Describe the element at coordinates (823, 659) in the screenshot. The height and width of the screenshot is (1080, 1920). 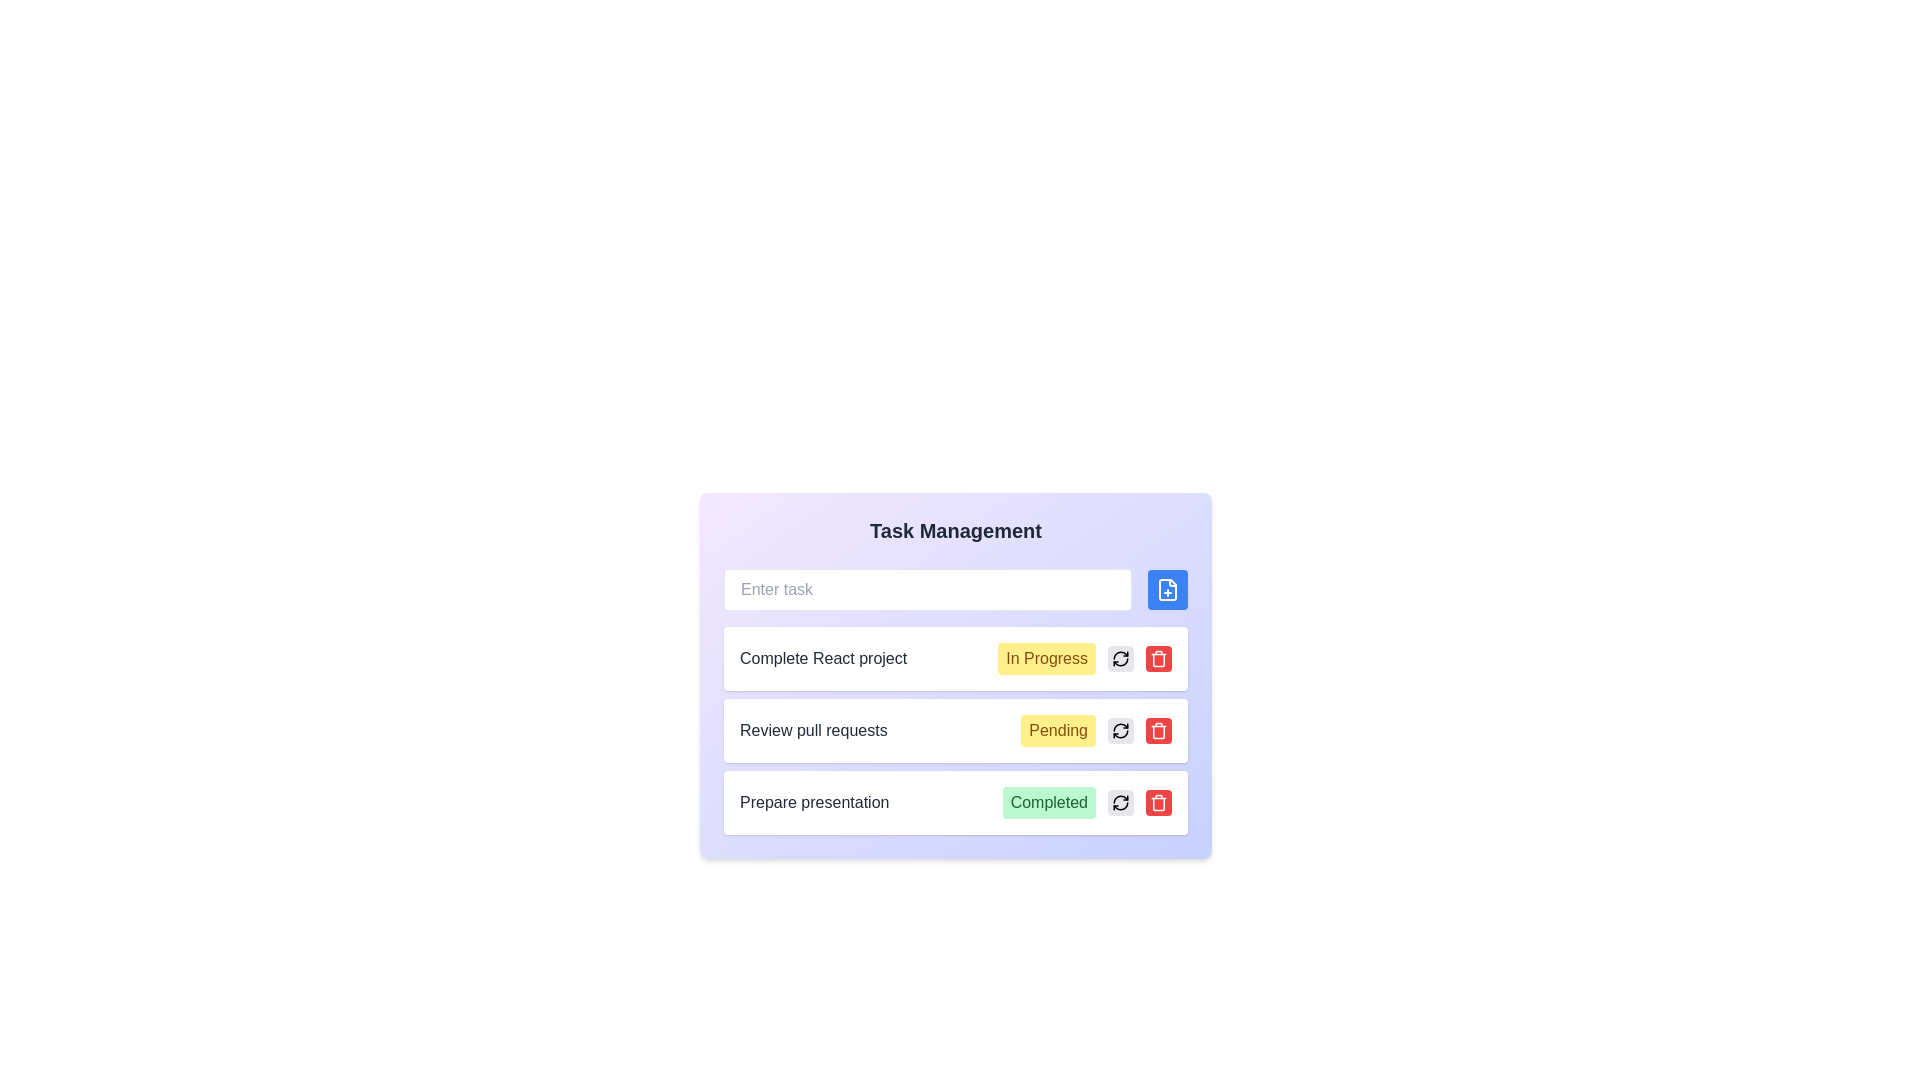
I see `the static text label displaying 'Complete React project' in bold dark gray font, located in the first row of the task management interface, next to the yellow 'In Progress' label` at that location.